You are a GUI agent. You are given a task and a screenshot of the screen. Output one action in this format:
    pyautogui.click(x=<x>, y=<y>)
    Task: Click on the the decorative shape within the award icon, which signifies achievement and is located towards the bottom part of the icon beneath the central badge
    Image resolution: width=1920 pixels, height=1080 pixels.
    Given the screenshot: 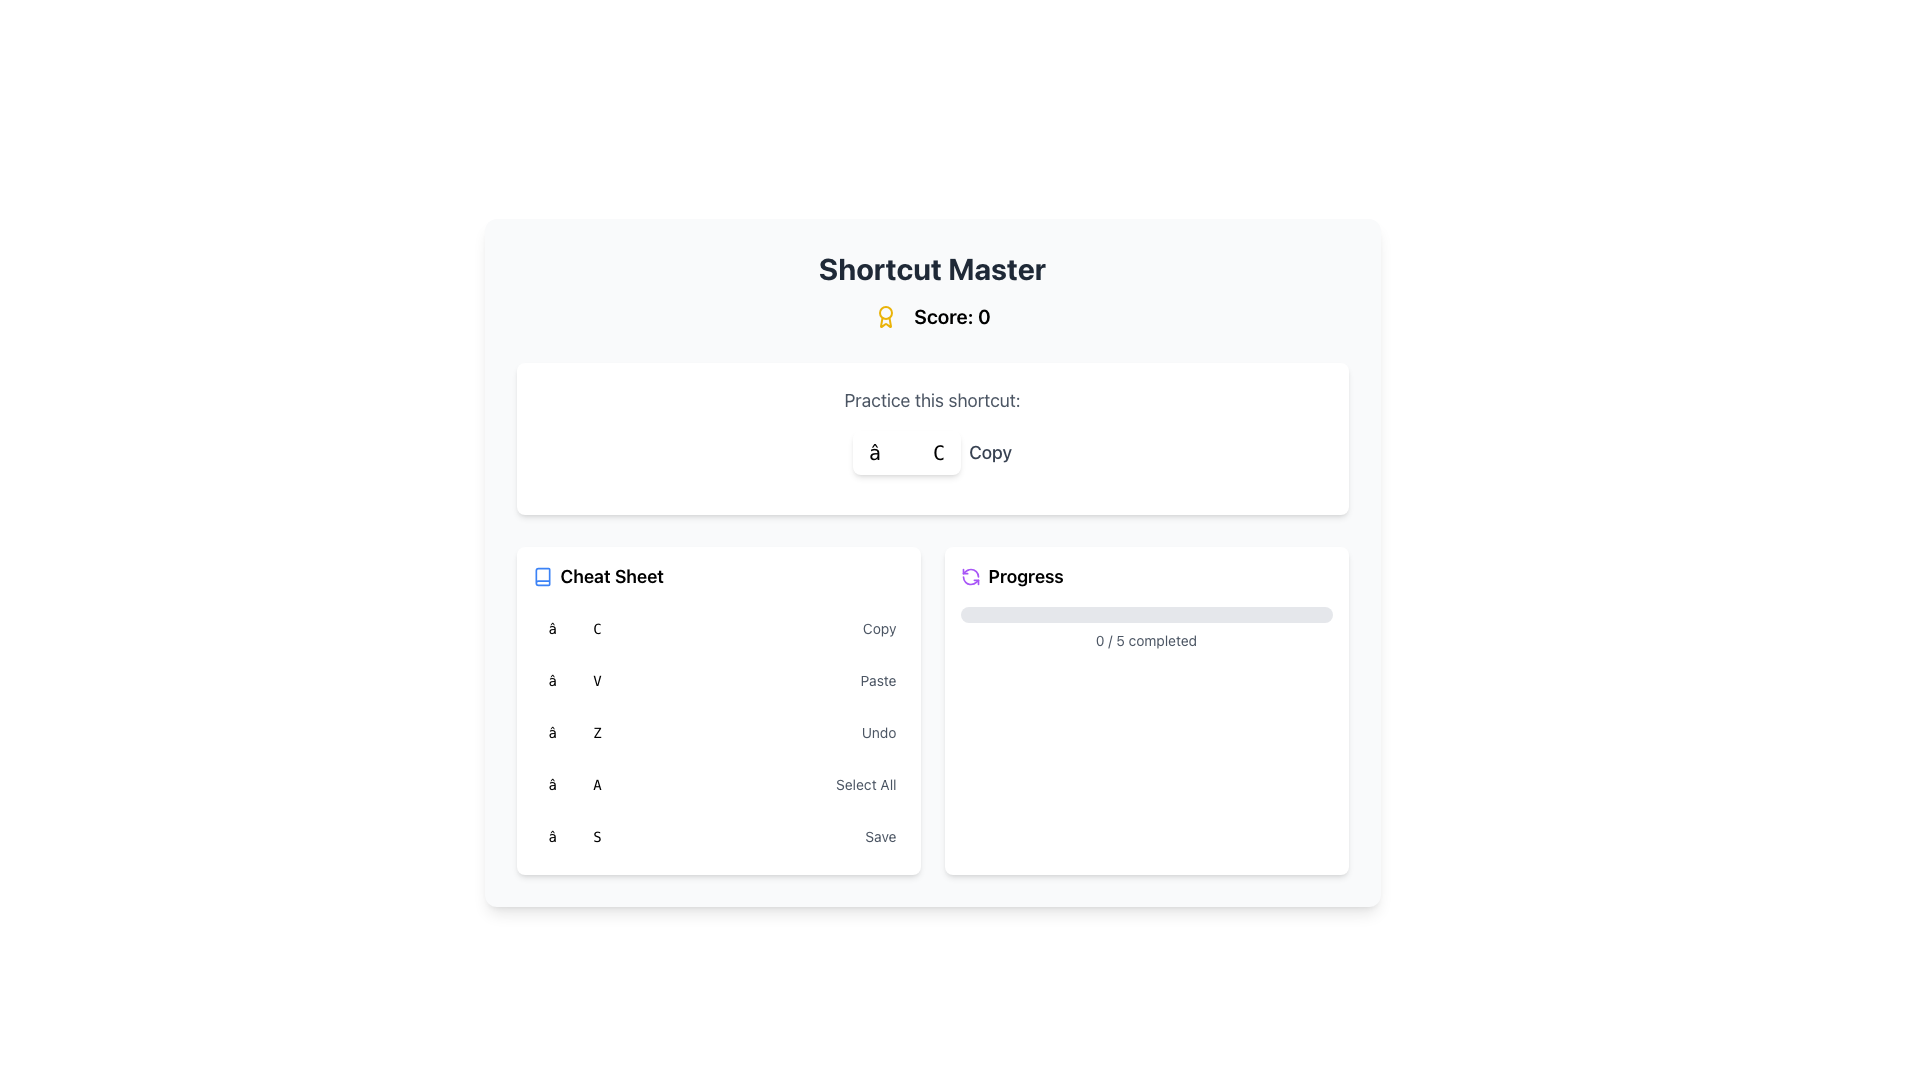 What is the action you would take?
    pyautogui.click(x=885, y=321)
    